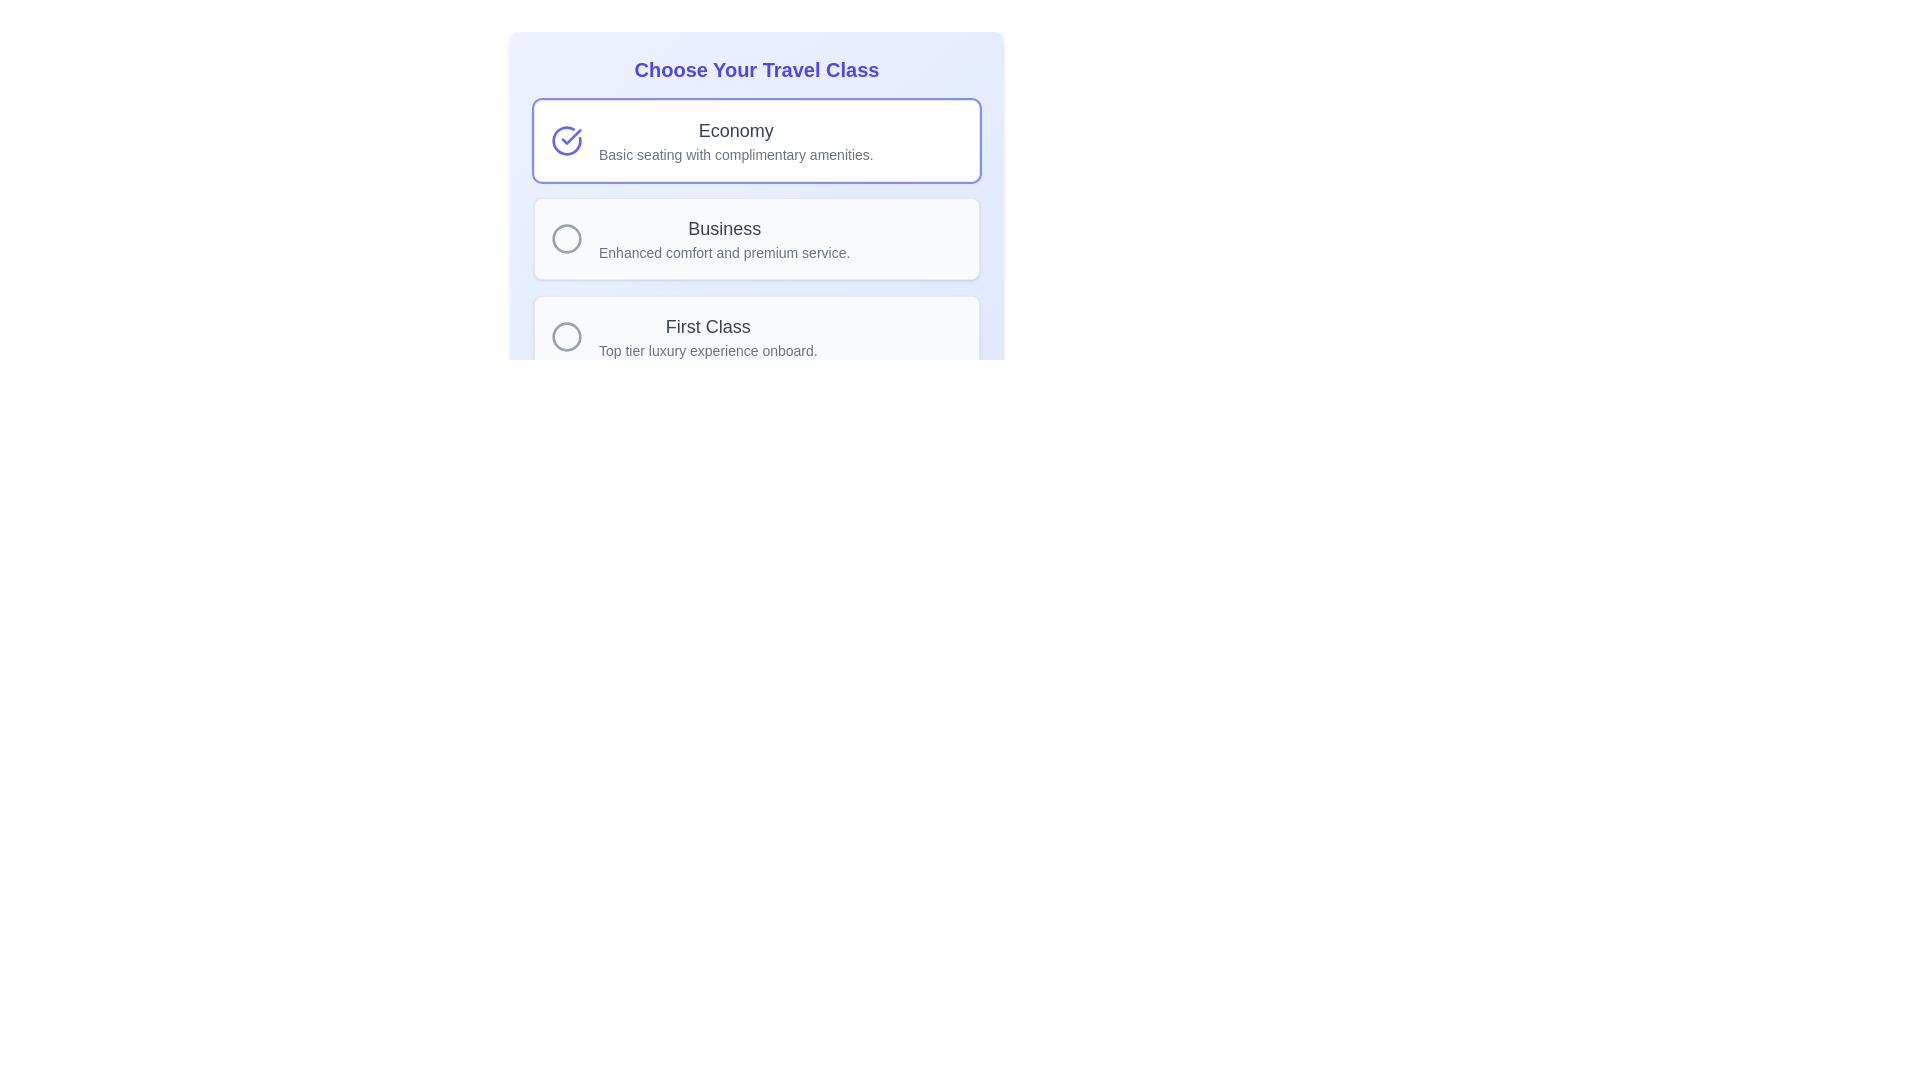  Describe the element at coordinates (756, 238) in the screenshot. I see `the selectable card for the 'Business' travel class option, which is the second option in the list of travel classes labeled 'Choose Your Travel Class.'` at that location.